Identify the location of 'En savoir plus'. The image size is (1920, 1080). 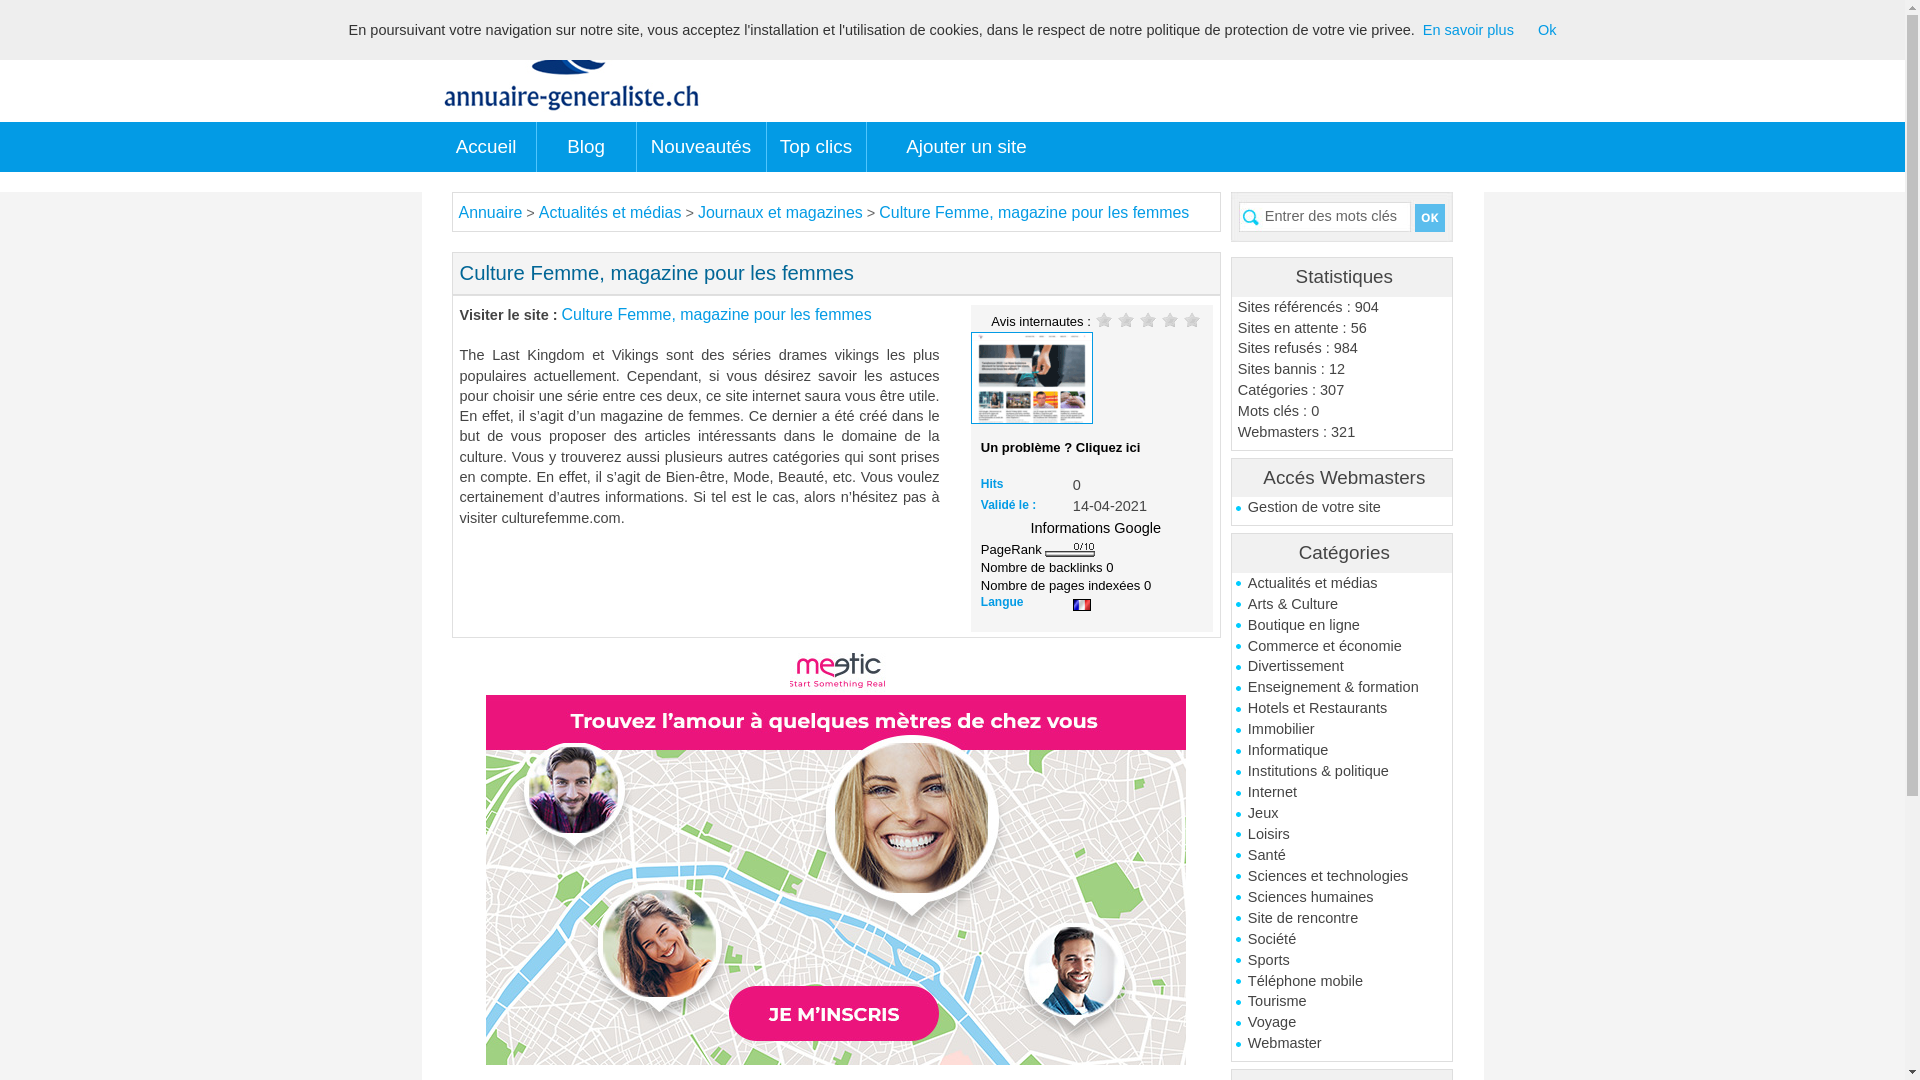
(1468, 30).